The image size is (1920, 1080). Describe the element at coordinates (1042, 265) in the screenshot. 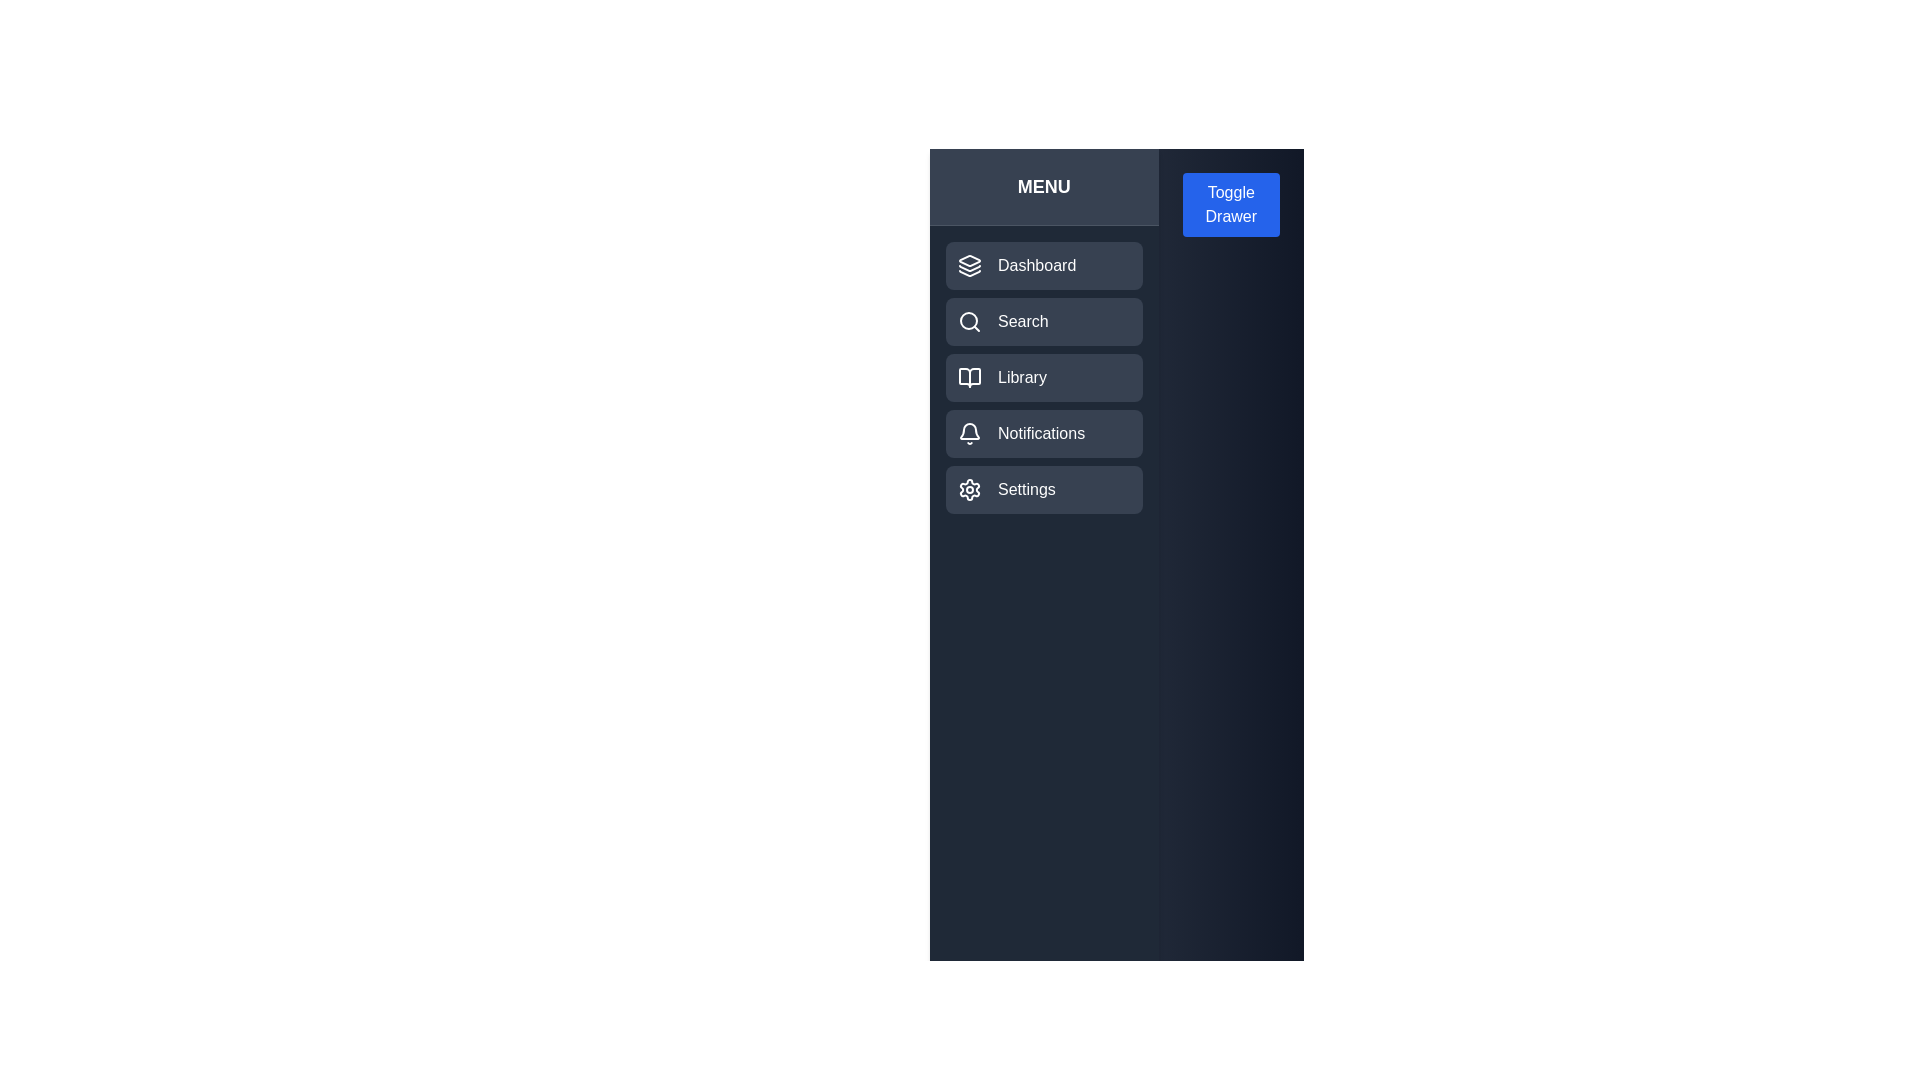

I see `the menu item labeled Dashboard` at that location.